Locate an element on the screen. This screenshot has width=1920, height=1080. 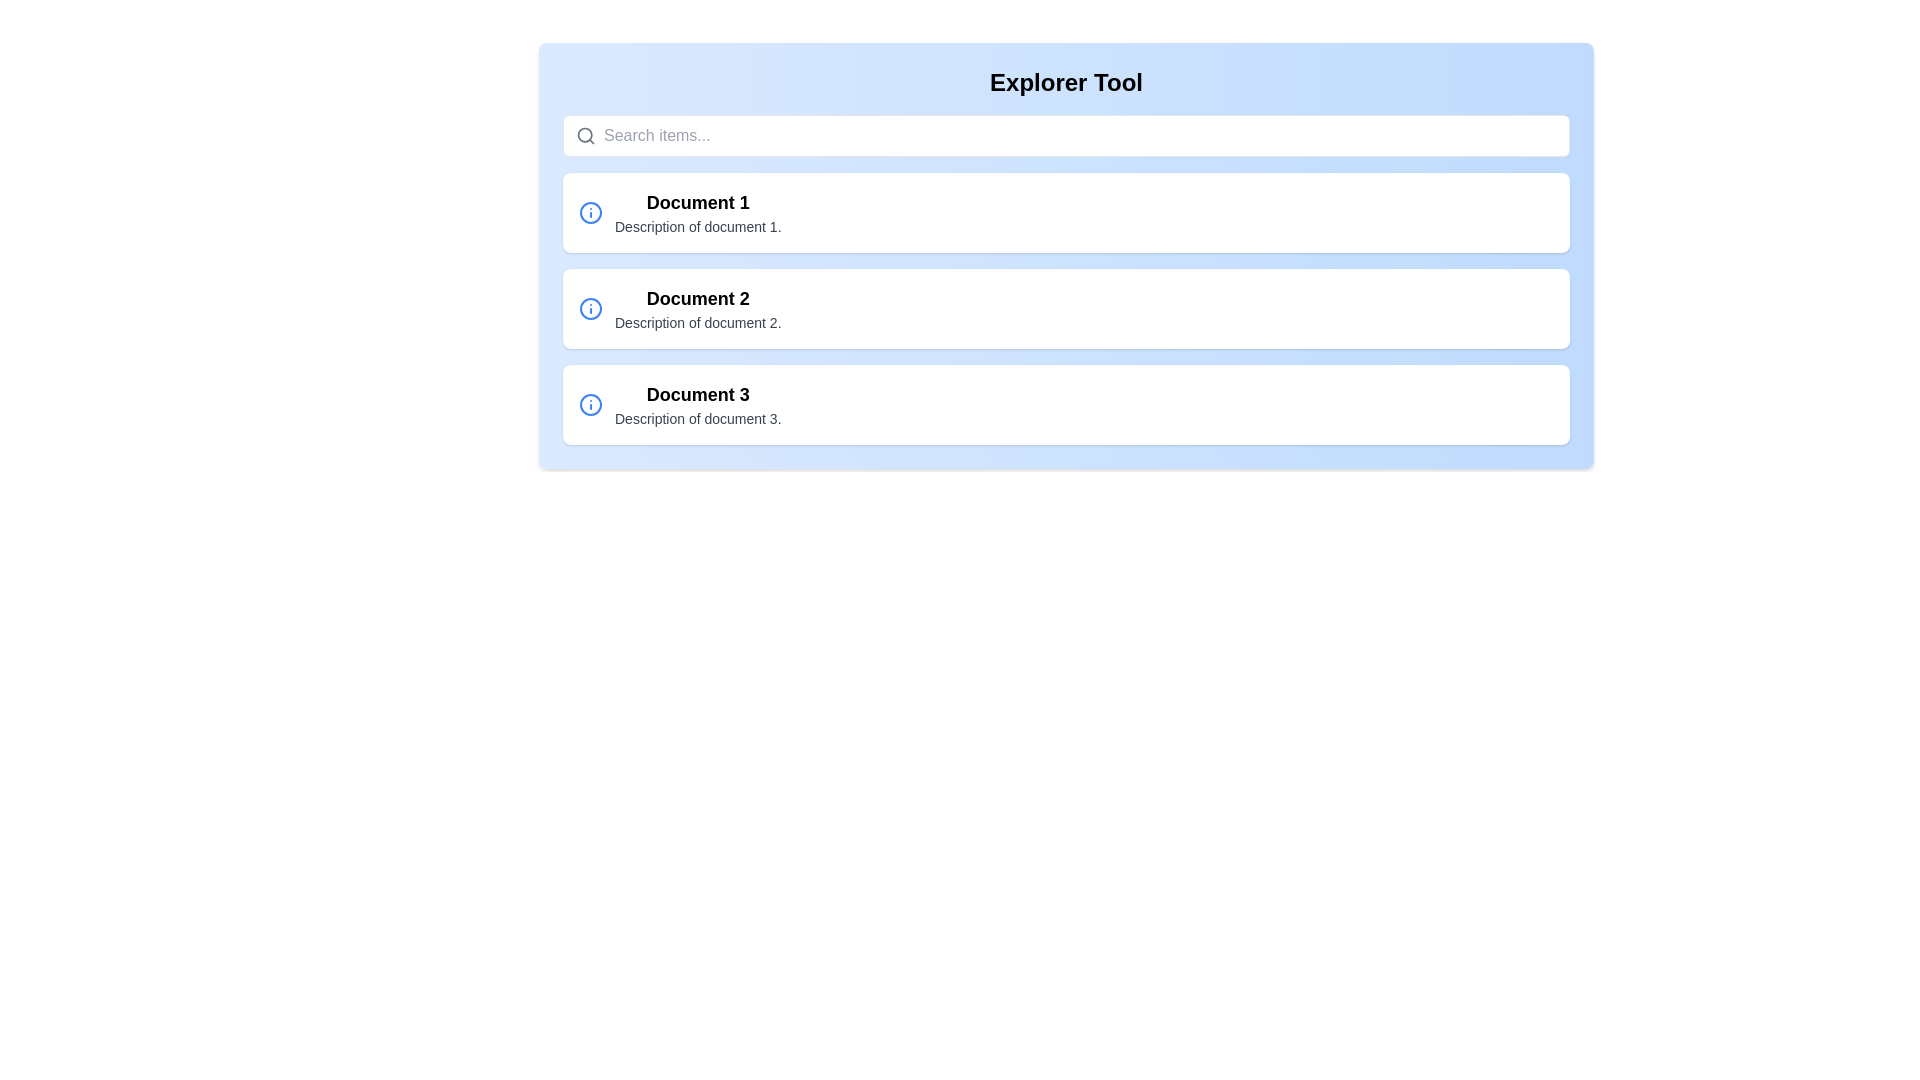
the context from the topmost document title and description label in the Explorer Tool is located at coordinates (698, 212).